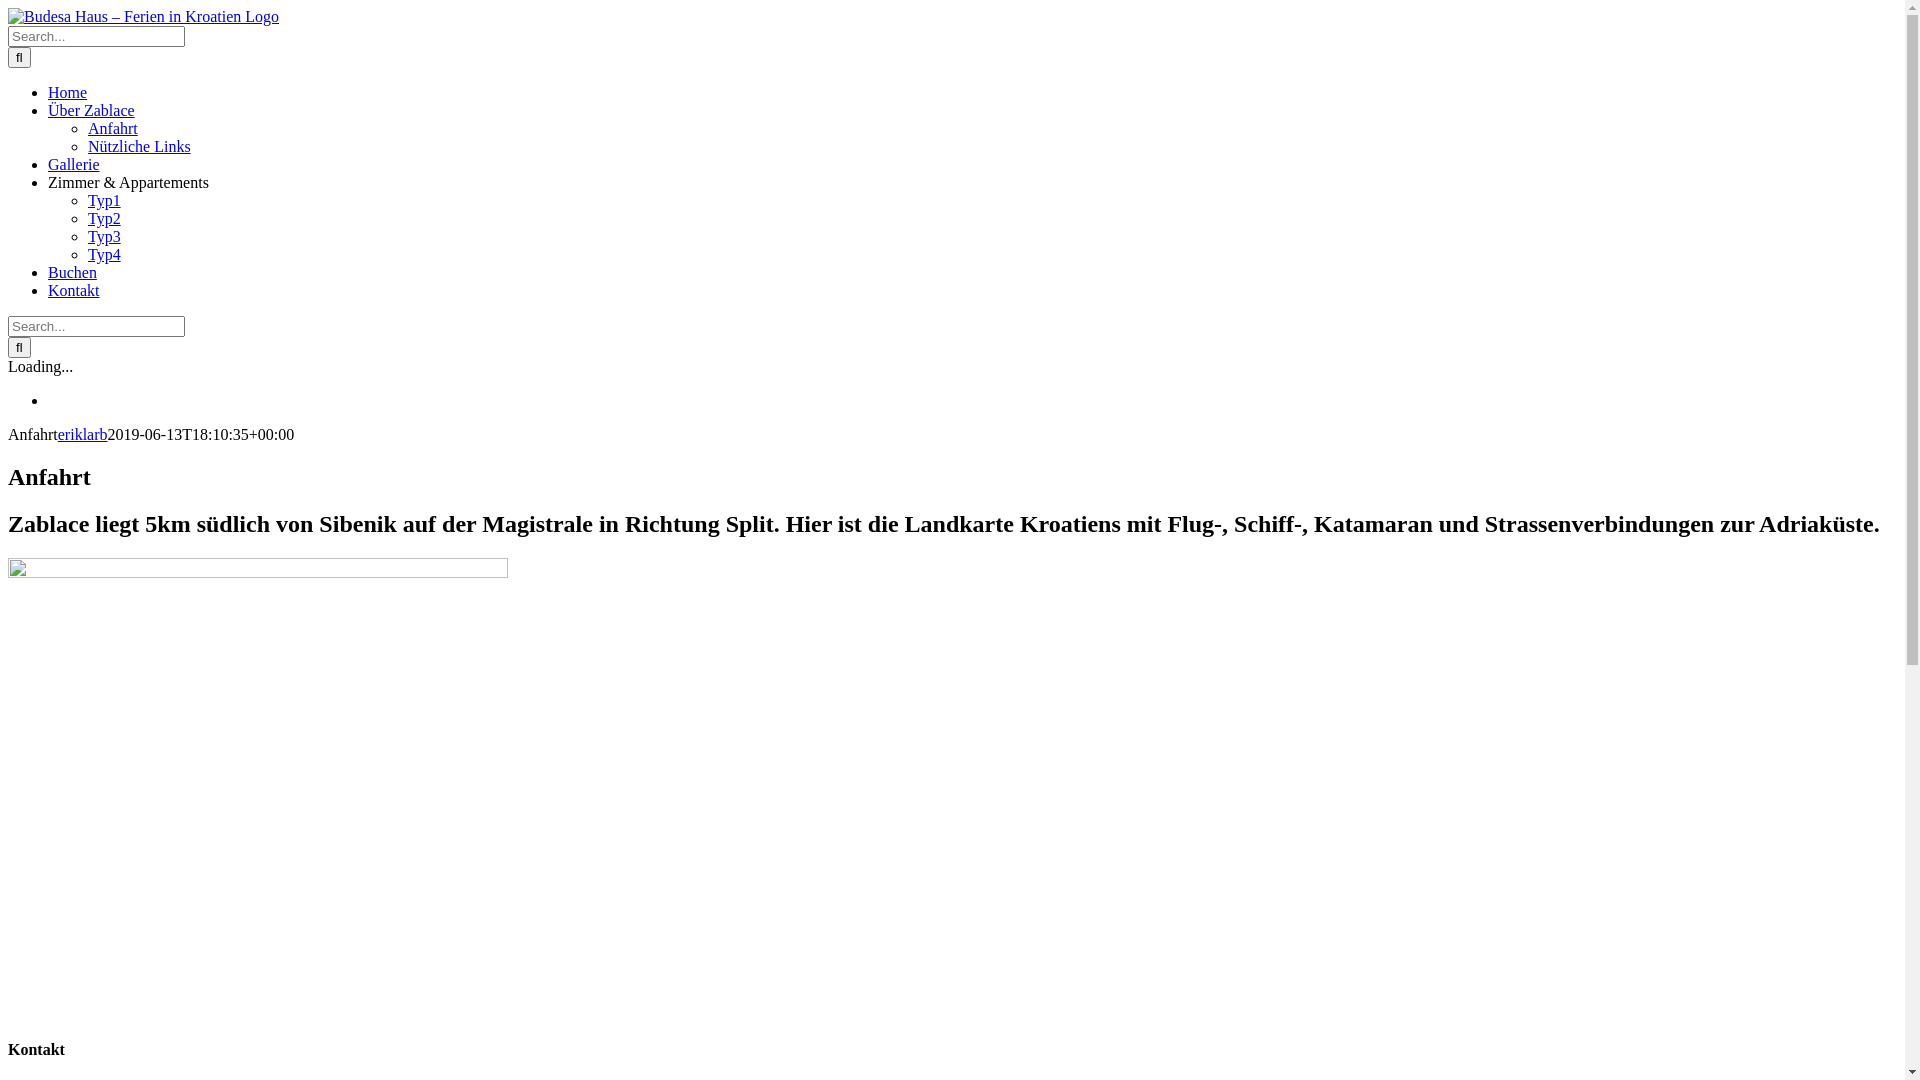 This screenshot has width=1920, height=1080. Describe the element at coordinates (73, 163) in the screenshot. I see `'Gallerie'` at that location.